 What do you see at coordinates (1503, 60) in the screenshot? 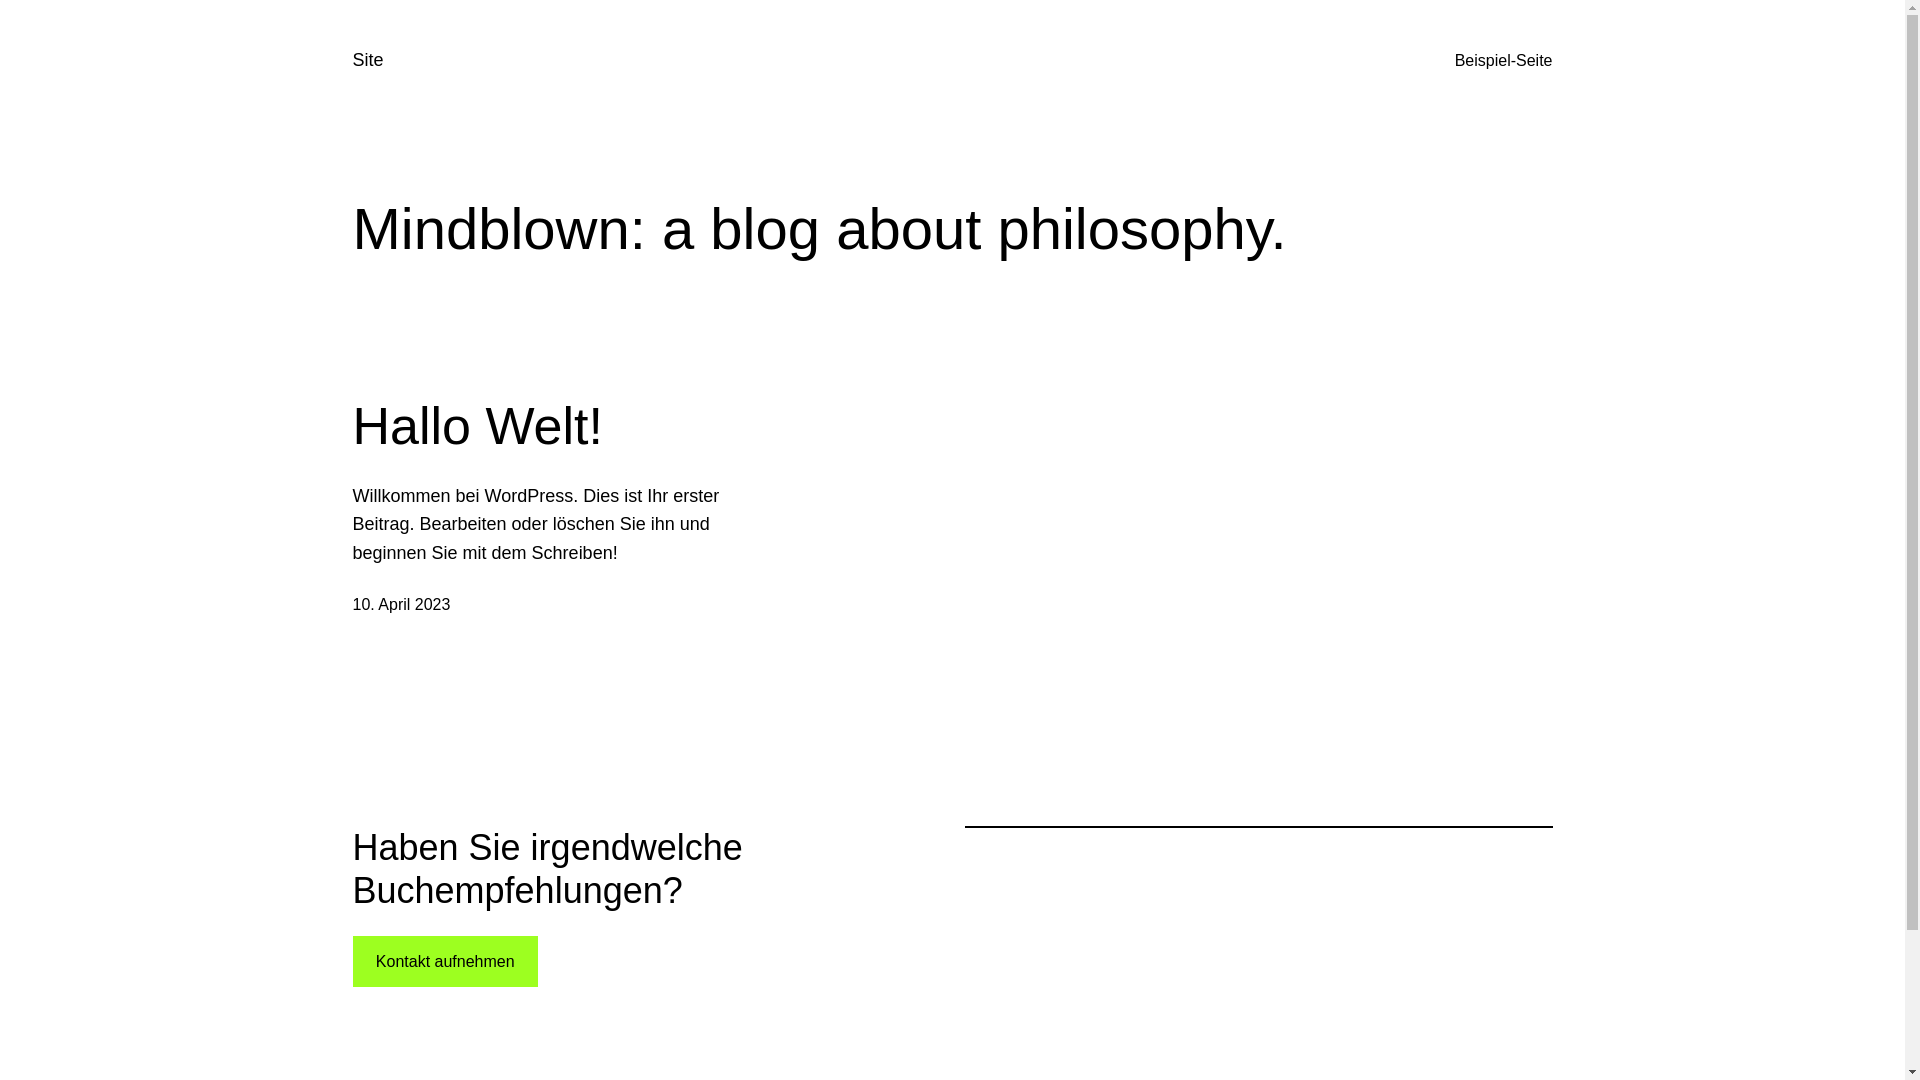
I see `'Beispiel-Seite'` at bounding box center [1503, 60].